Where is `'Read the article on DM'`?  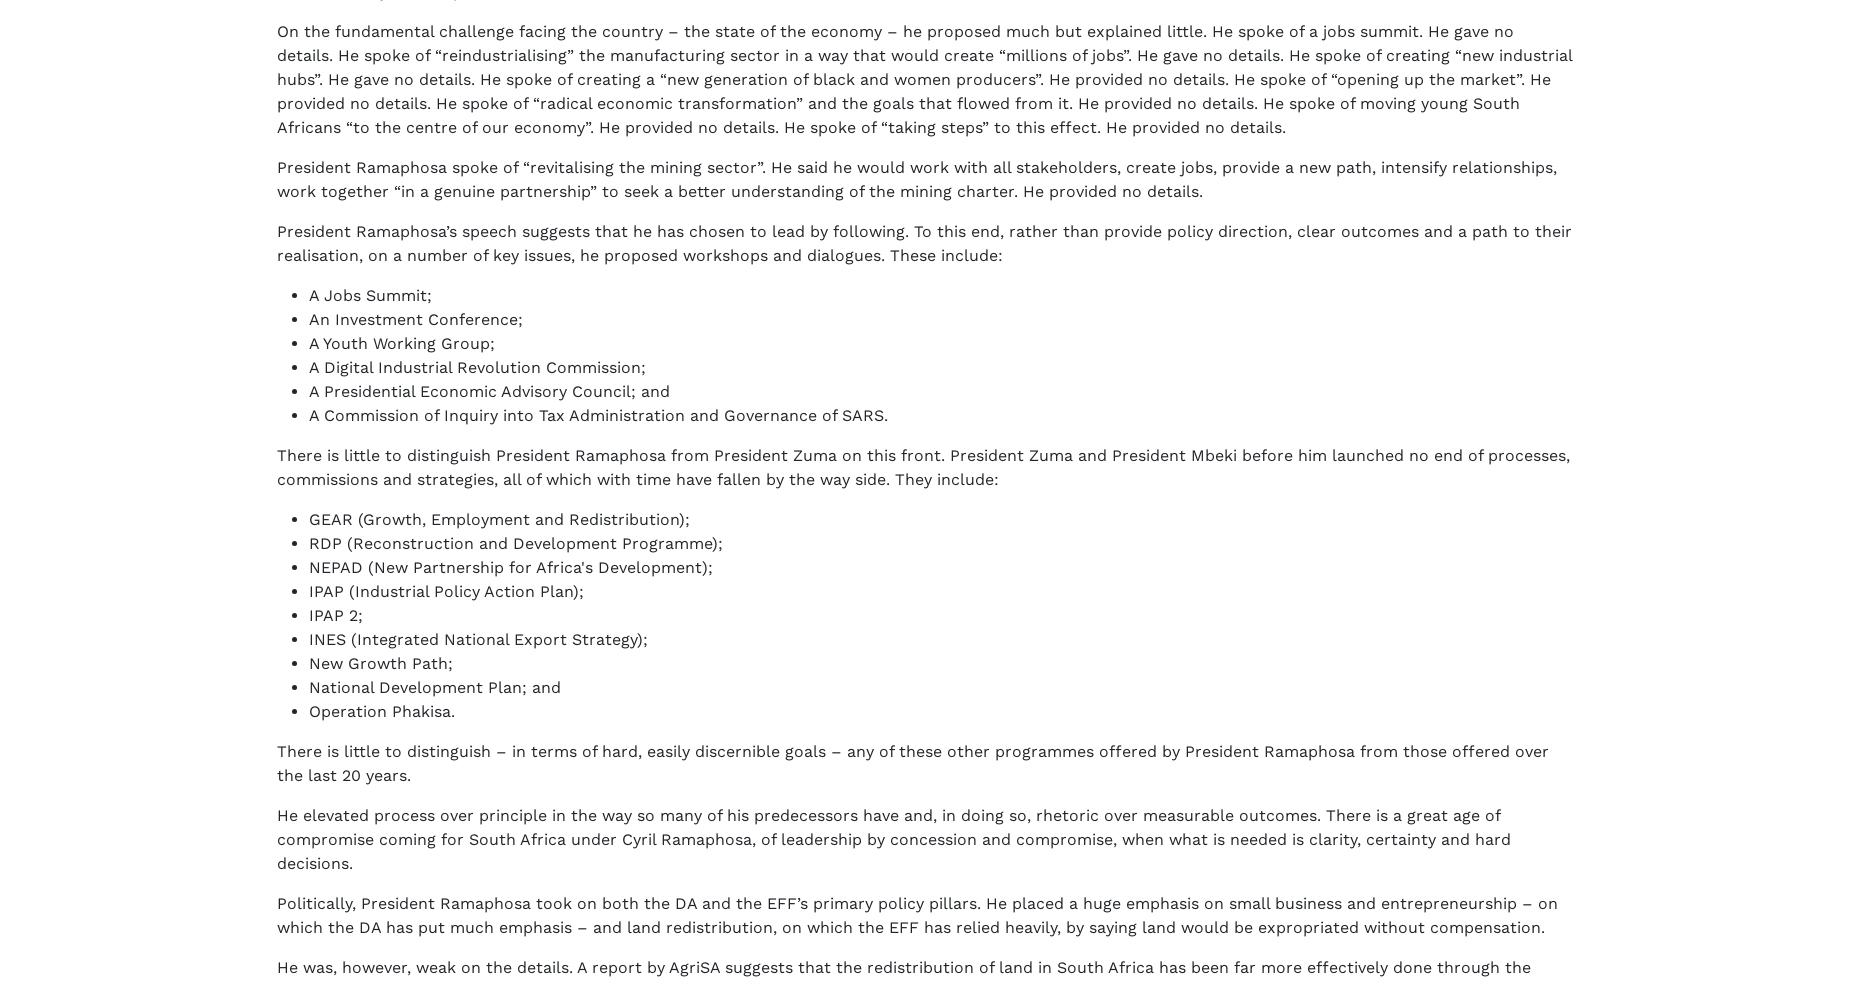 'Read the article on DM' is located at coordinates (369, 334).